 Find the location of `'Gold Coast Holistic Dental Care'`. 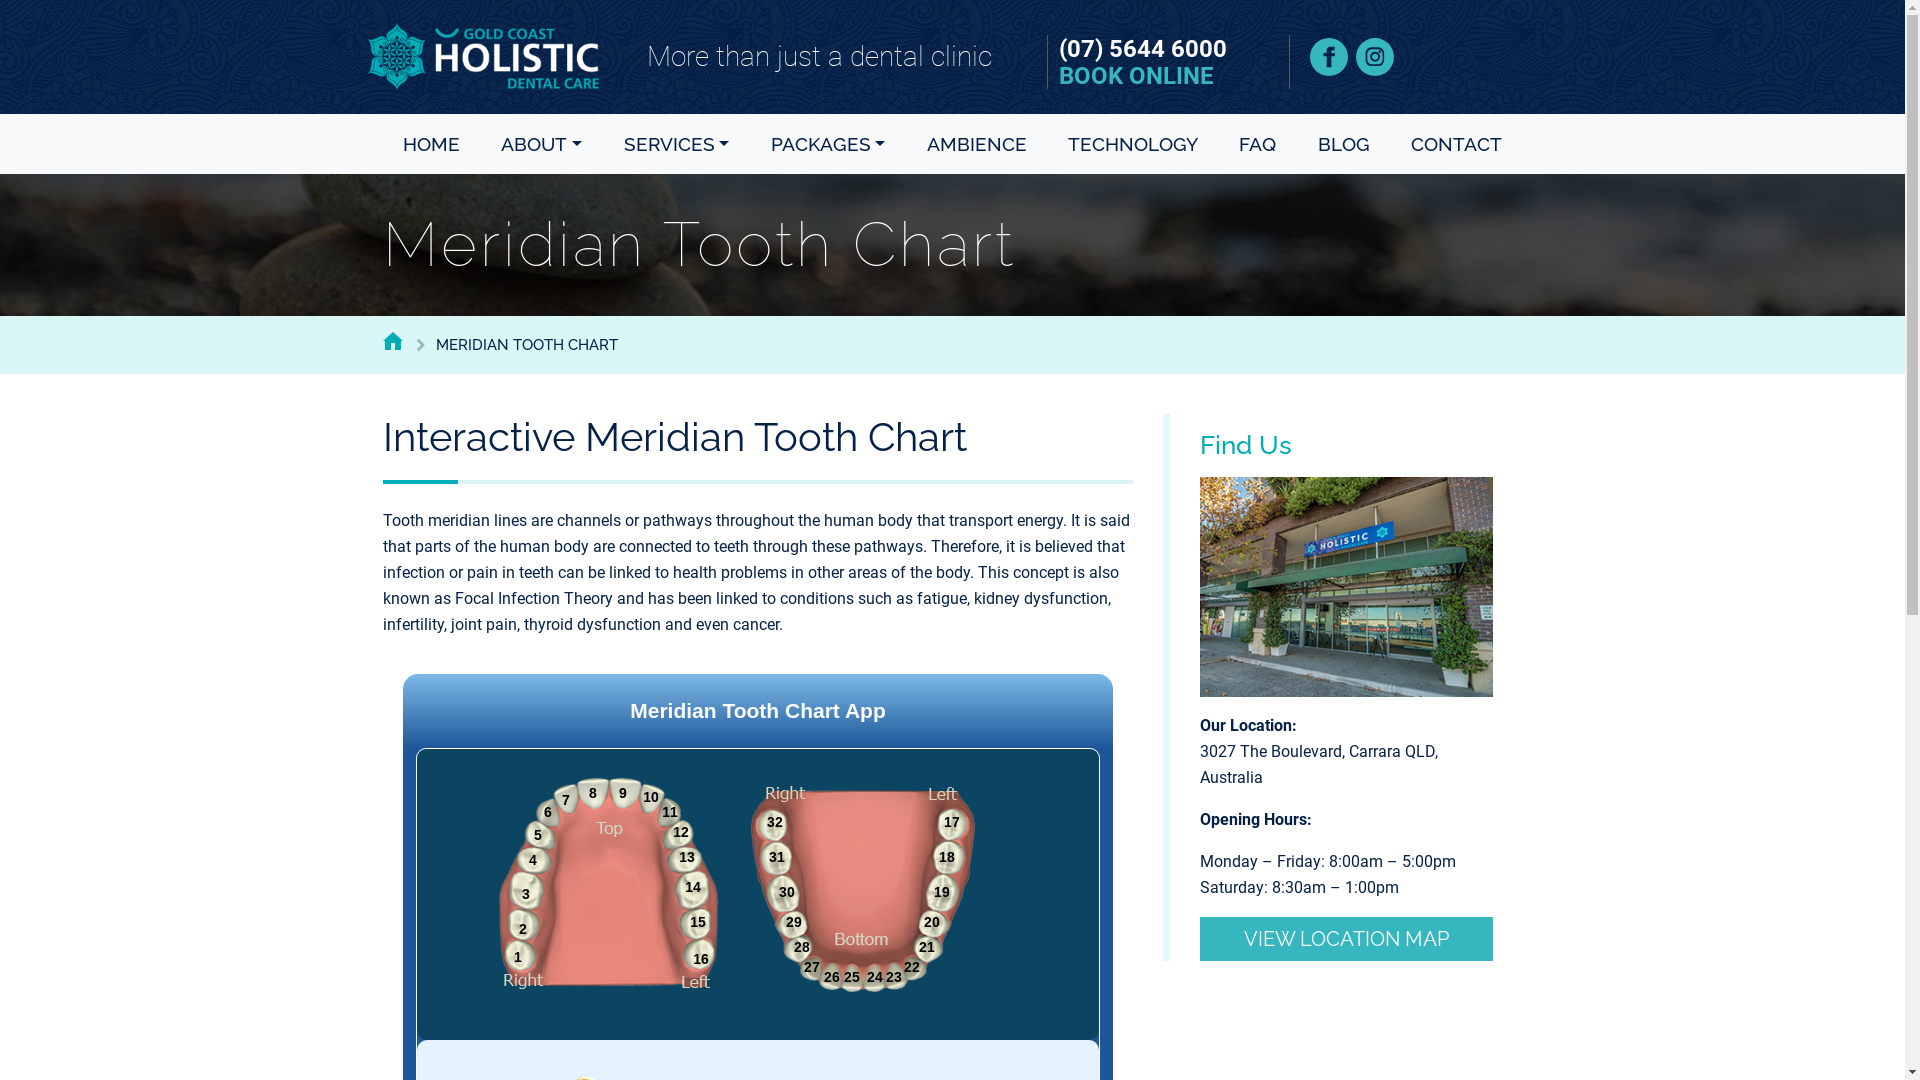

'Gold Coast Holistic Dental Care' is located at coordinates (483, 55).